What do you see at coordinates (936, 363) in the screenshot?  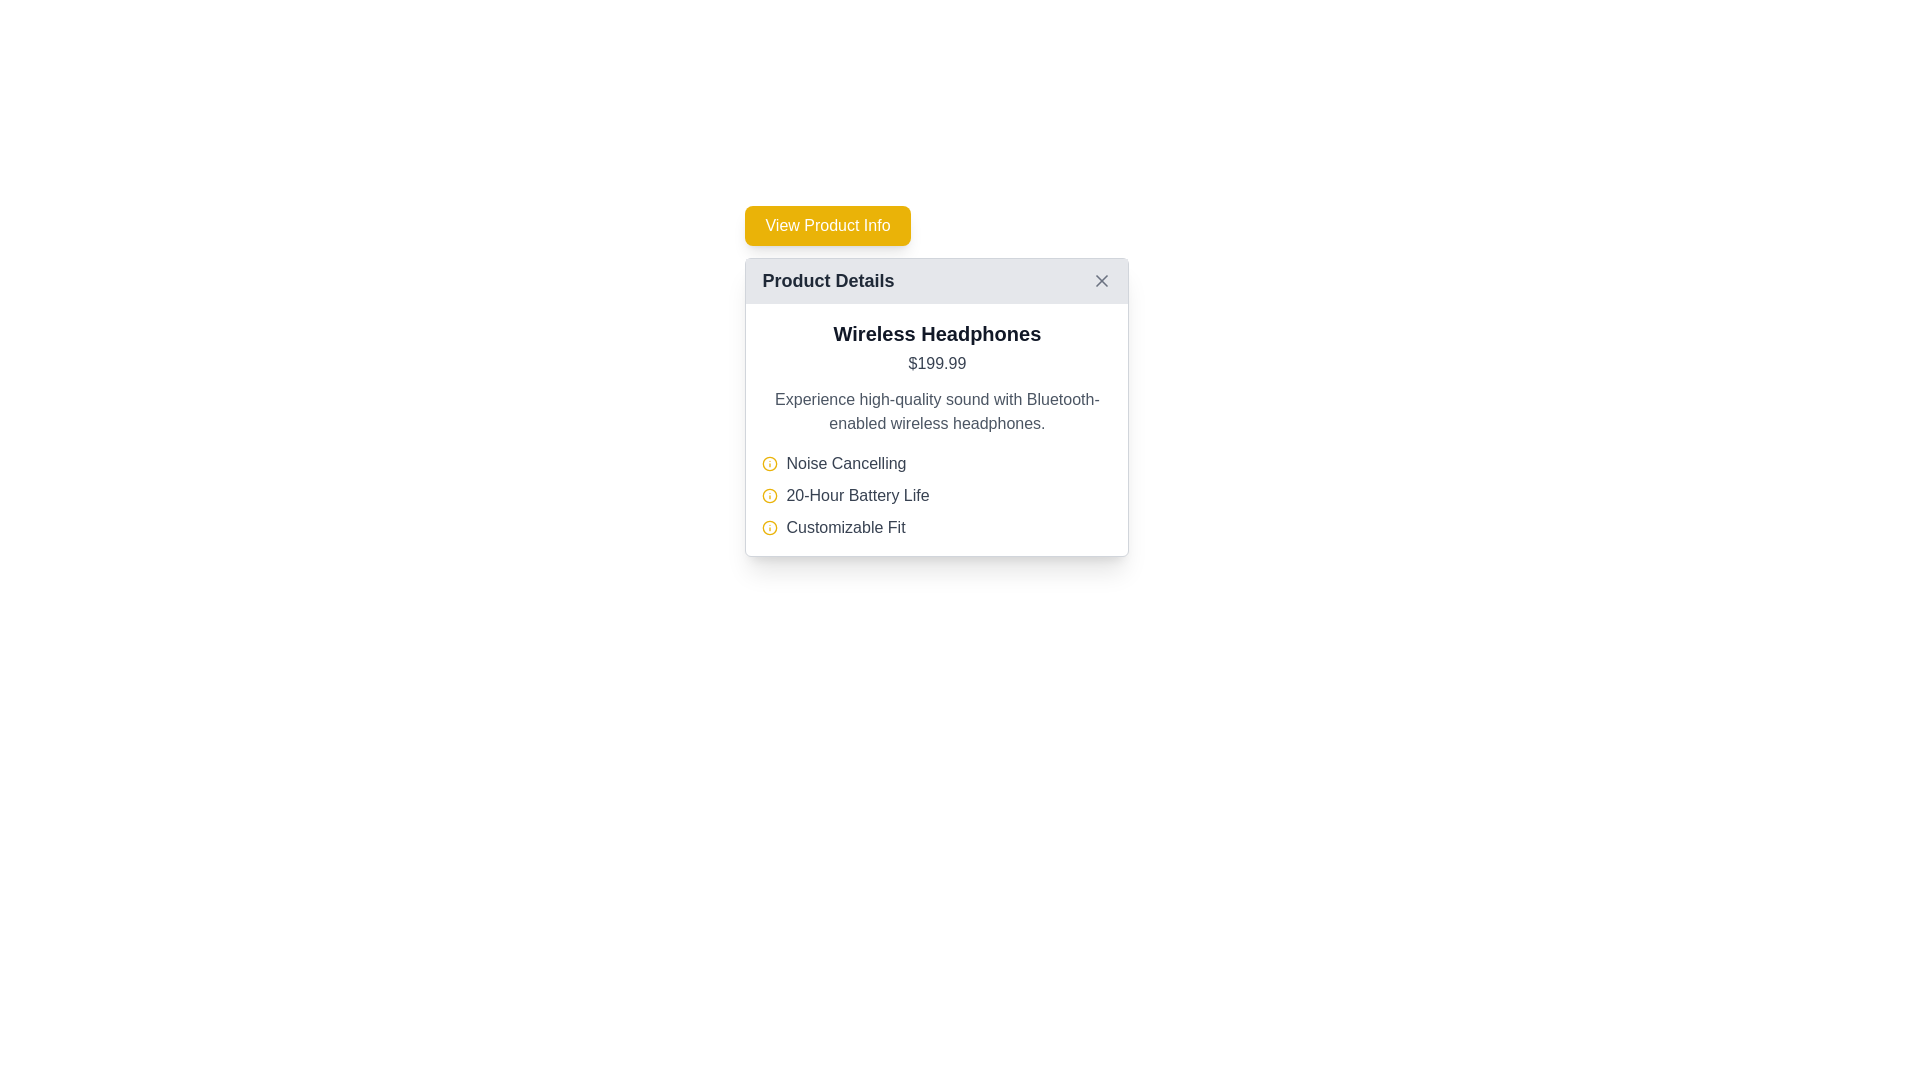 I see `the Text Label displaying the price '$199.99' located below the title 'Wireless Headphones' in the modal interface` at bounding box center [936, 363].